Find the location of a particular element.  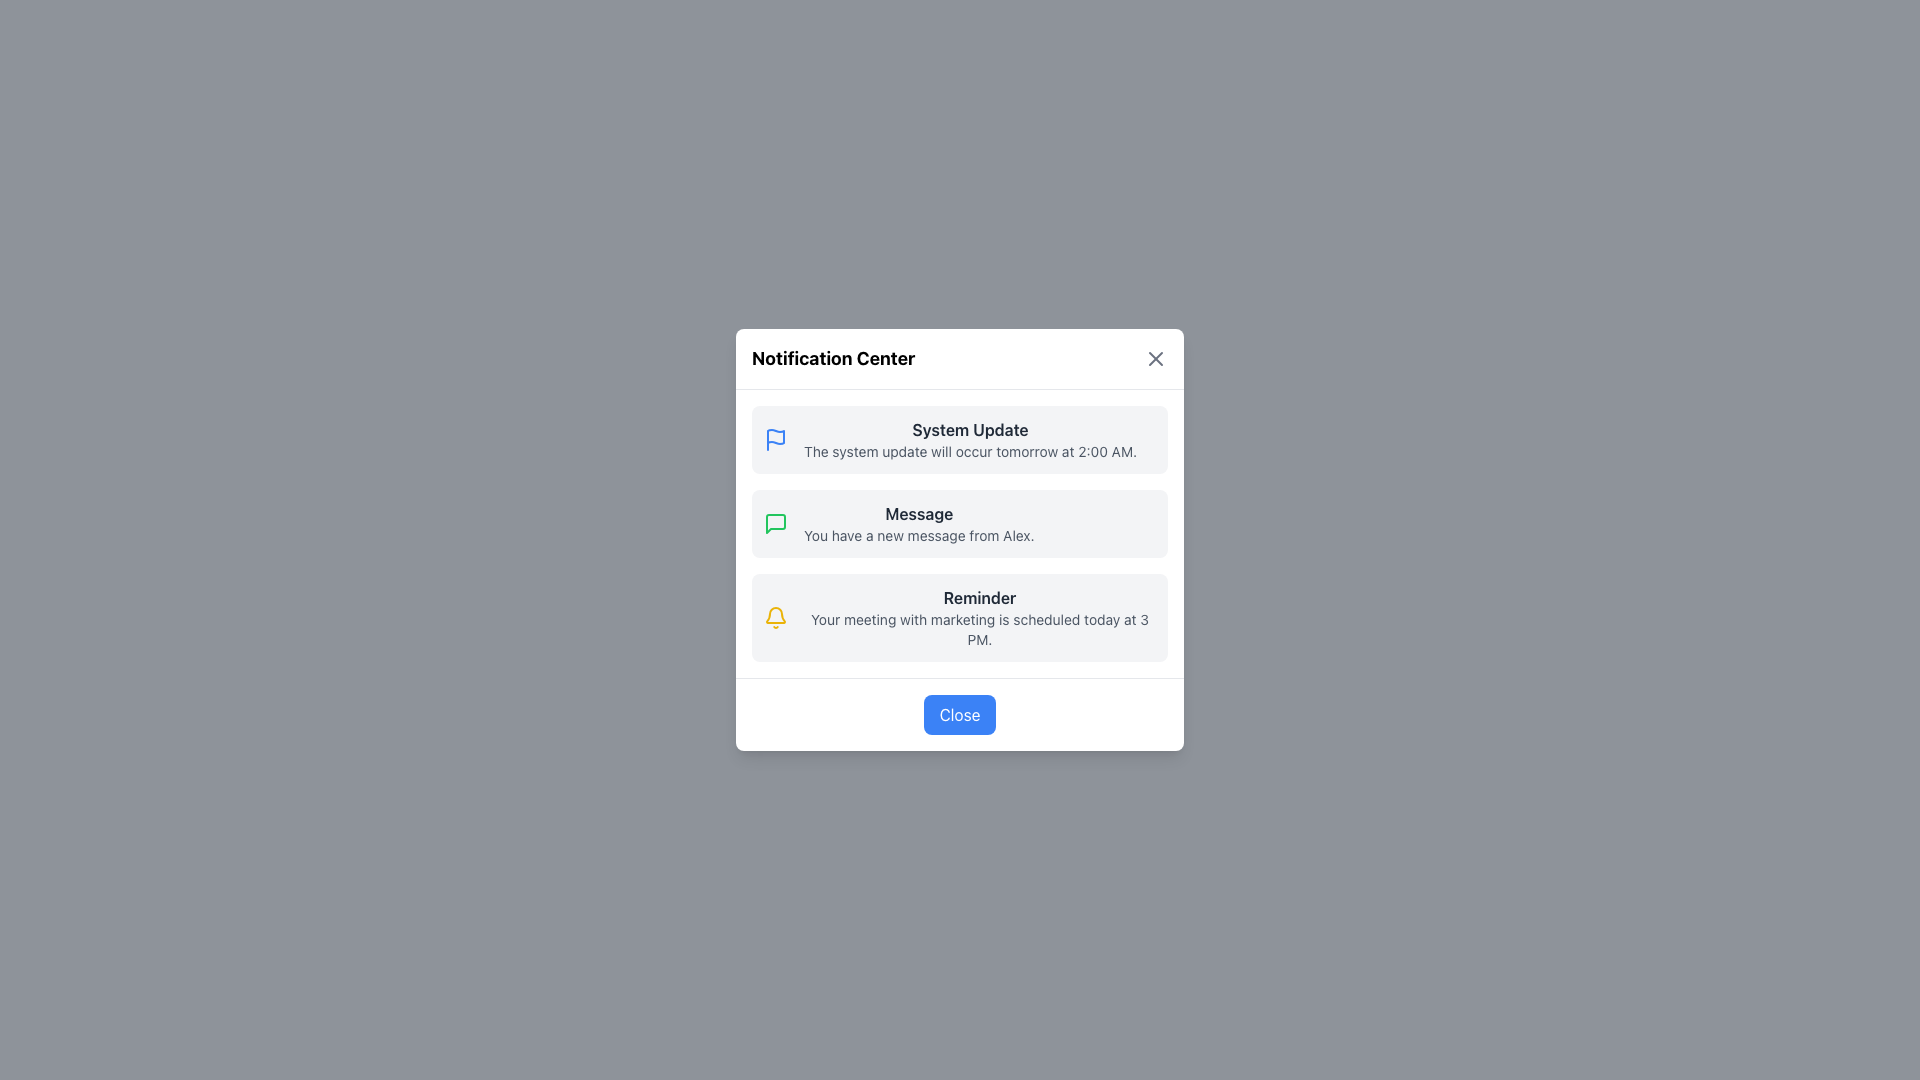

the blue rectangular 'Close' button with rounded corners located at the bottom center of the modal window is located at coordinates (960, 712).